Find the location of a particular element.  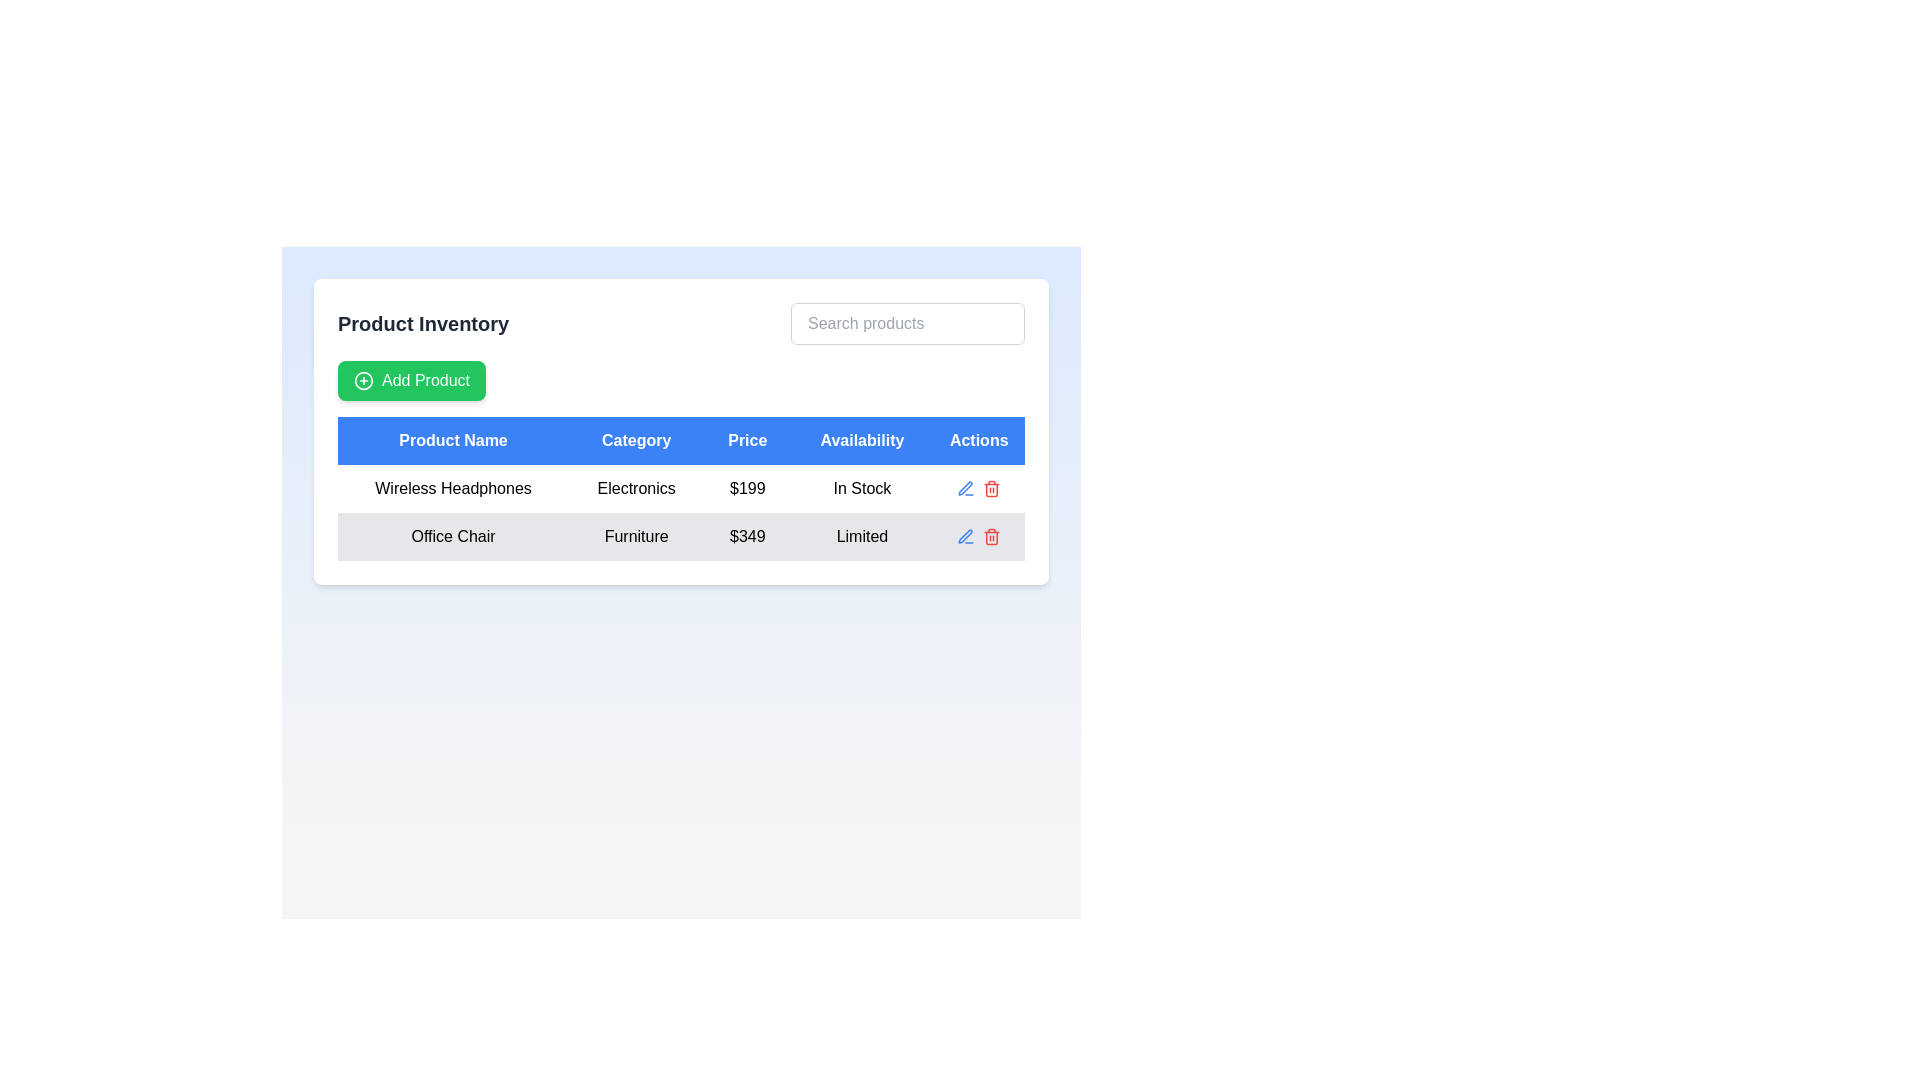

the 'Category' text header, which is the second header in the table, positioned between 'Product Name' and 'Price' is located at coordinates (635, 439).